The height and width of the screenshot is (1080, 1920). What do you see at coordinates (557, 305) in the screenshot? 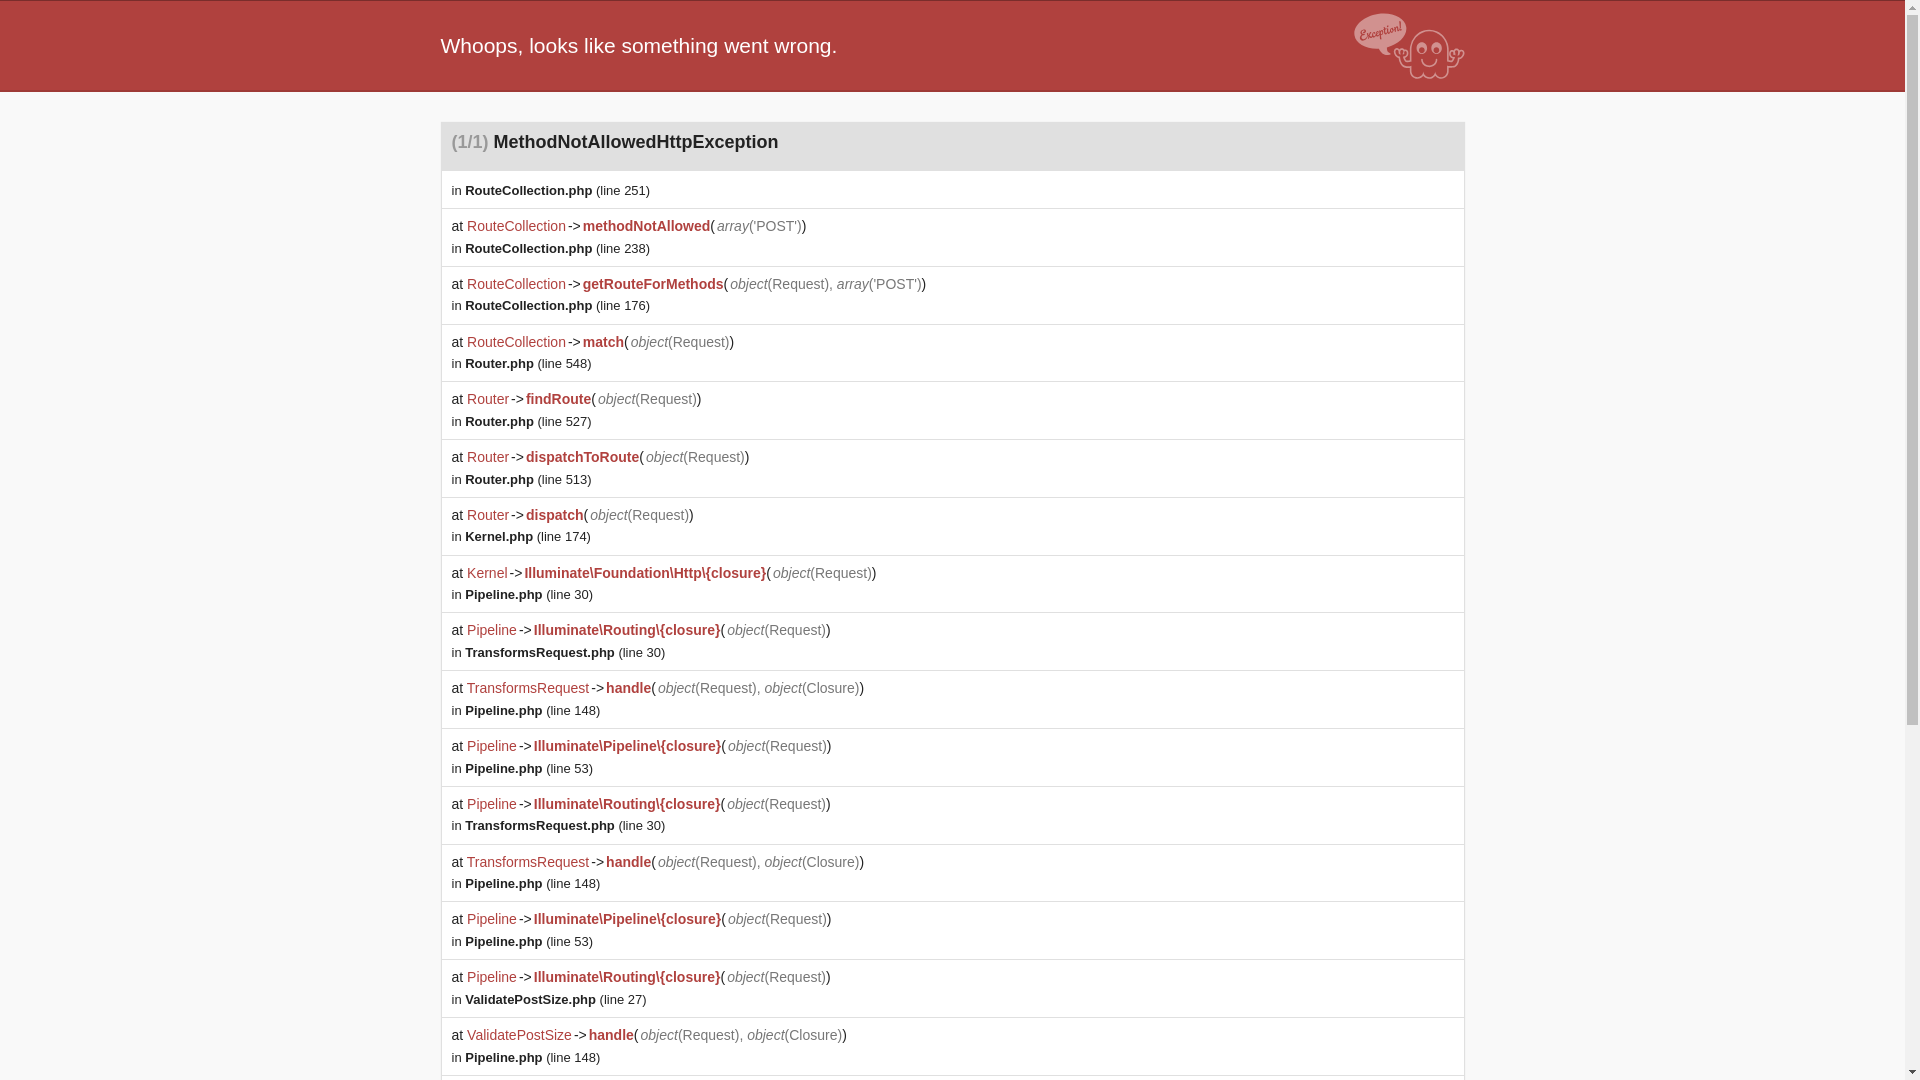
I see `'RouteCollection.php (line 176)'` at bounding box center [557, 305].